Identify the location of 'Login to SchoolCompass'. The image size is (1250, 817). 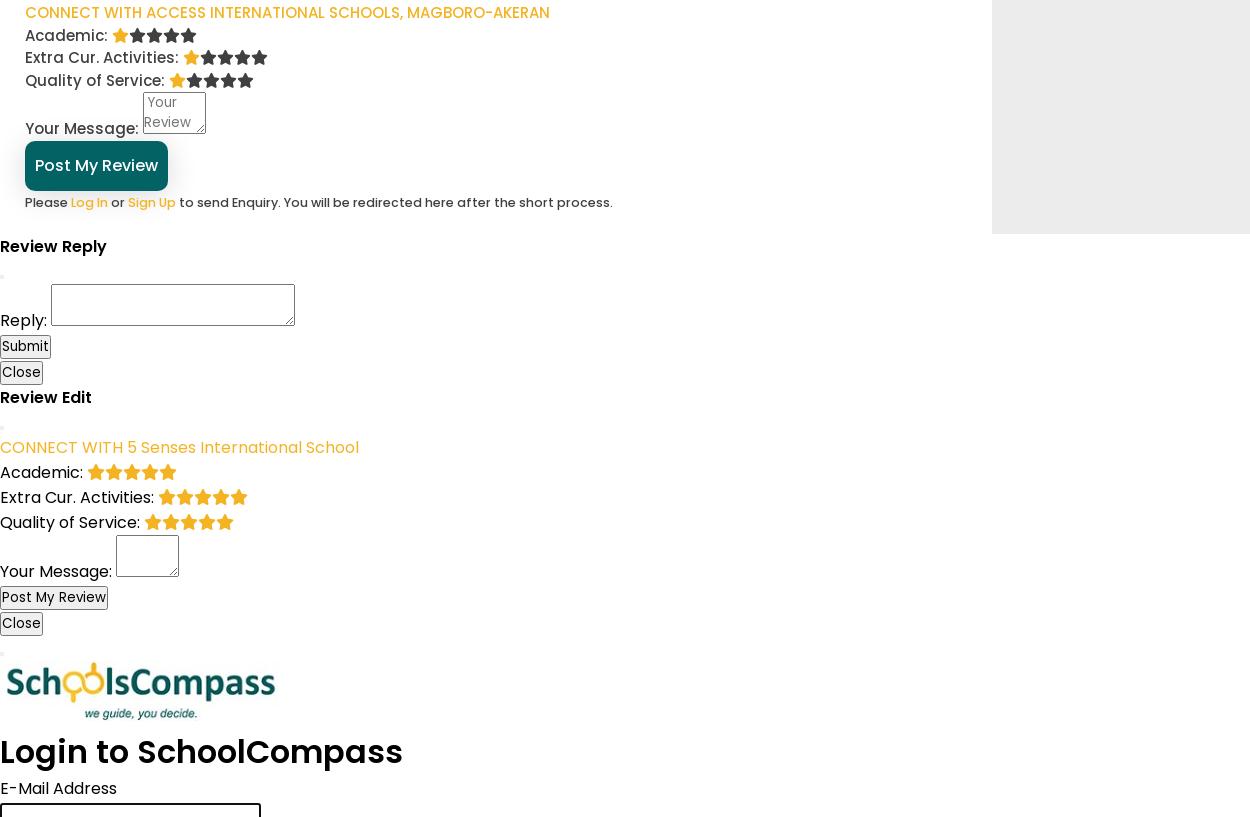
(200, 751).